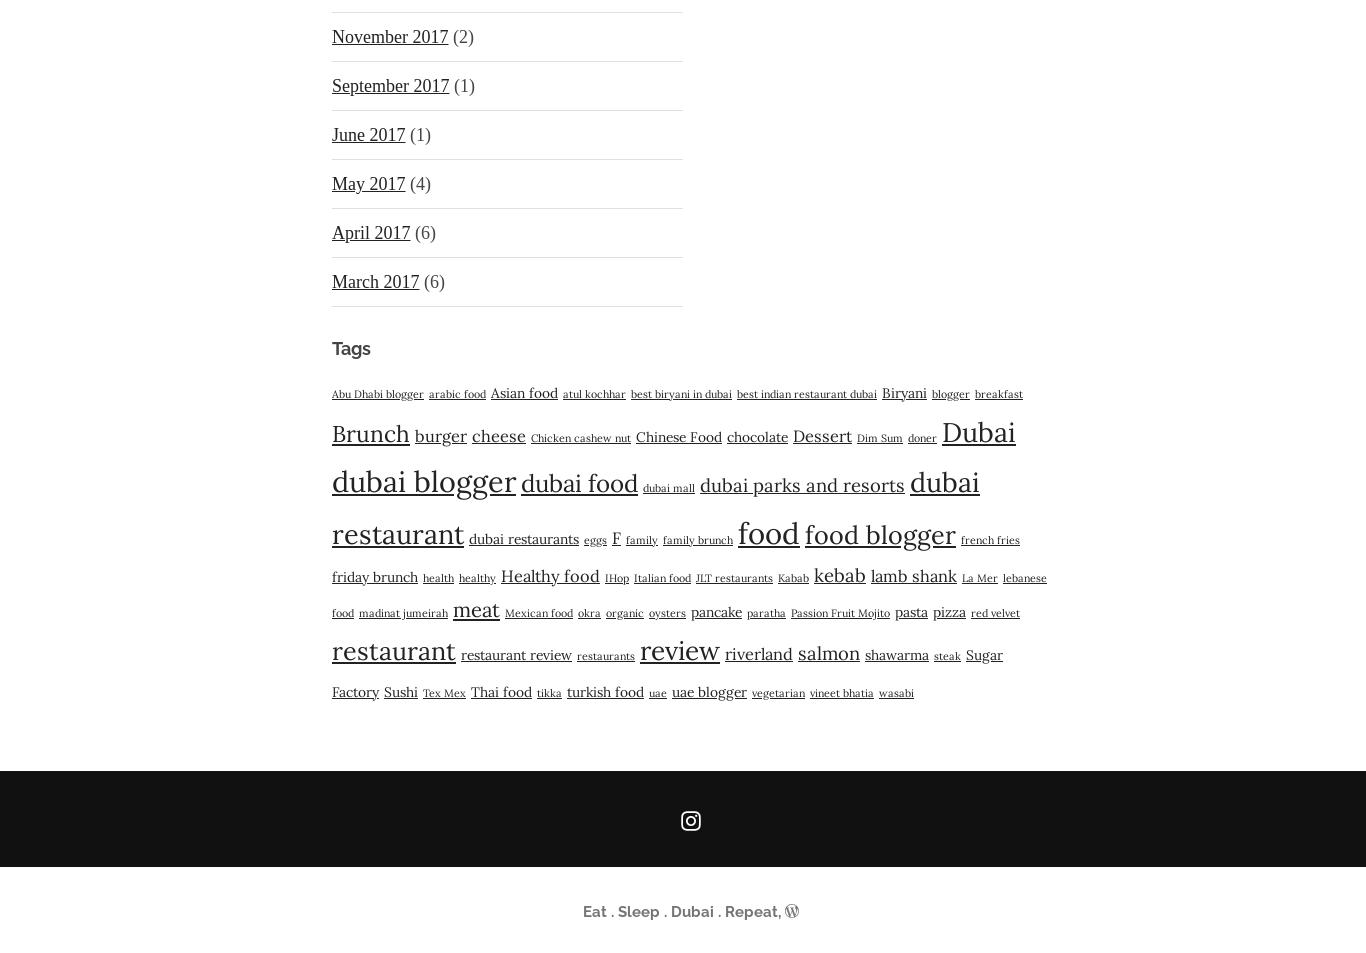  What do you see at coordinates (879, 535) in the screenshot?
I see `'food blogger'` at bounding box center [879, 535].